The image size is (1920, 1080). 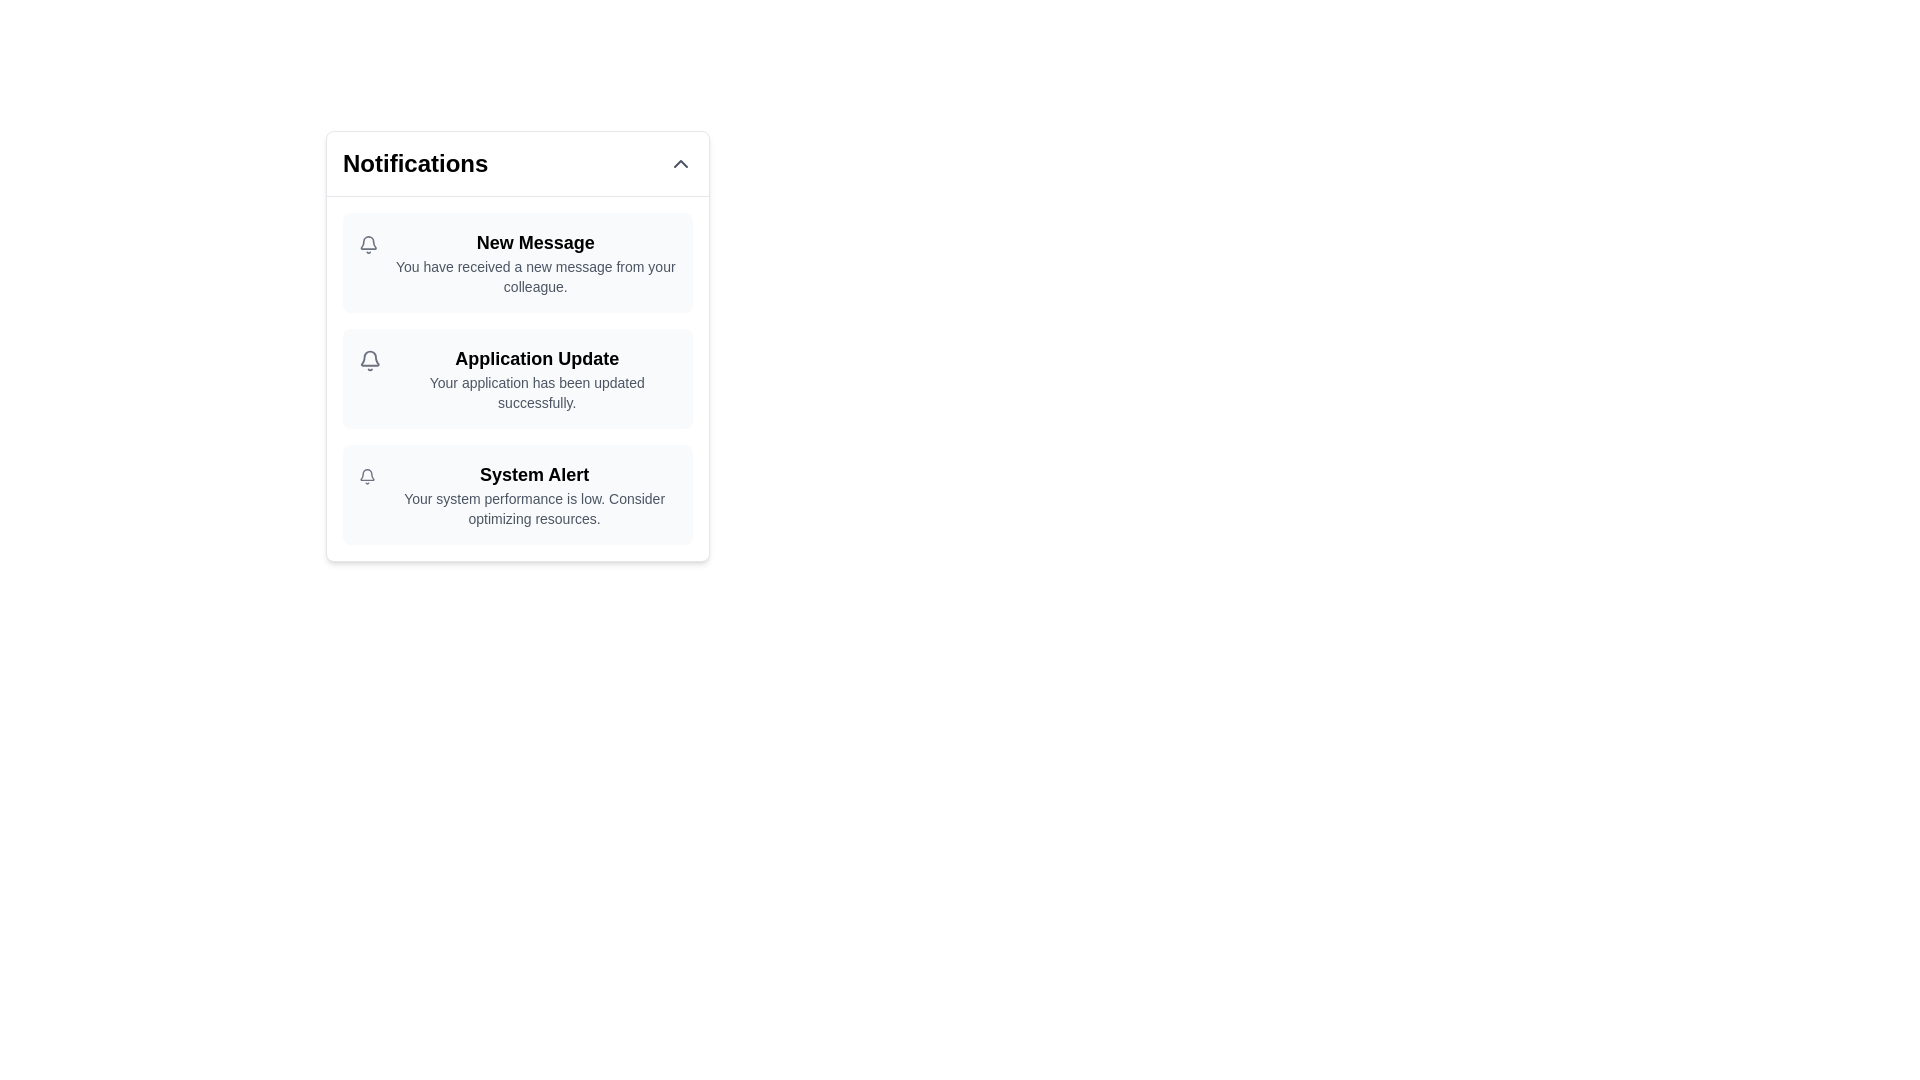 I want to click on the 'System Alert' notification card using keyboard navigation, so click(x=518, y=494).